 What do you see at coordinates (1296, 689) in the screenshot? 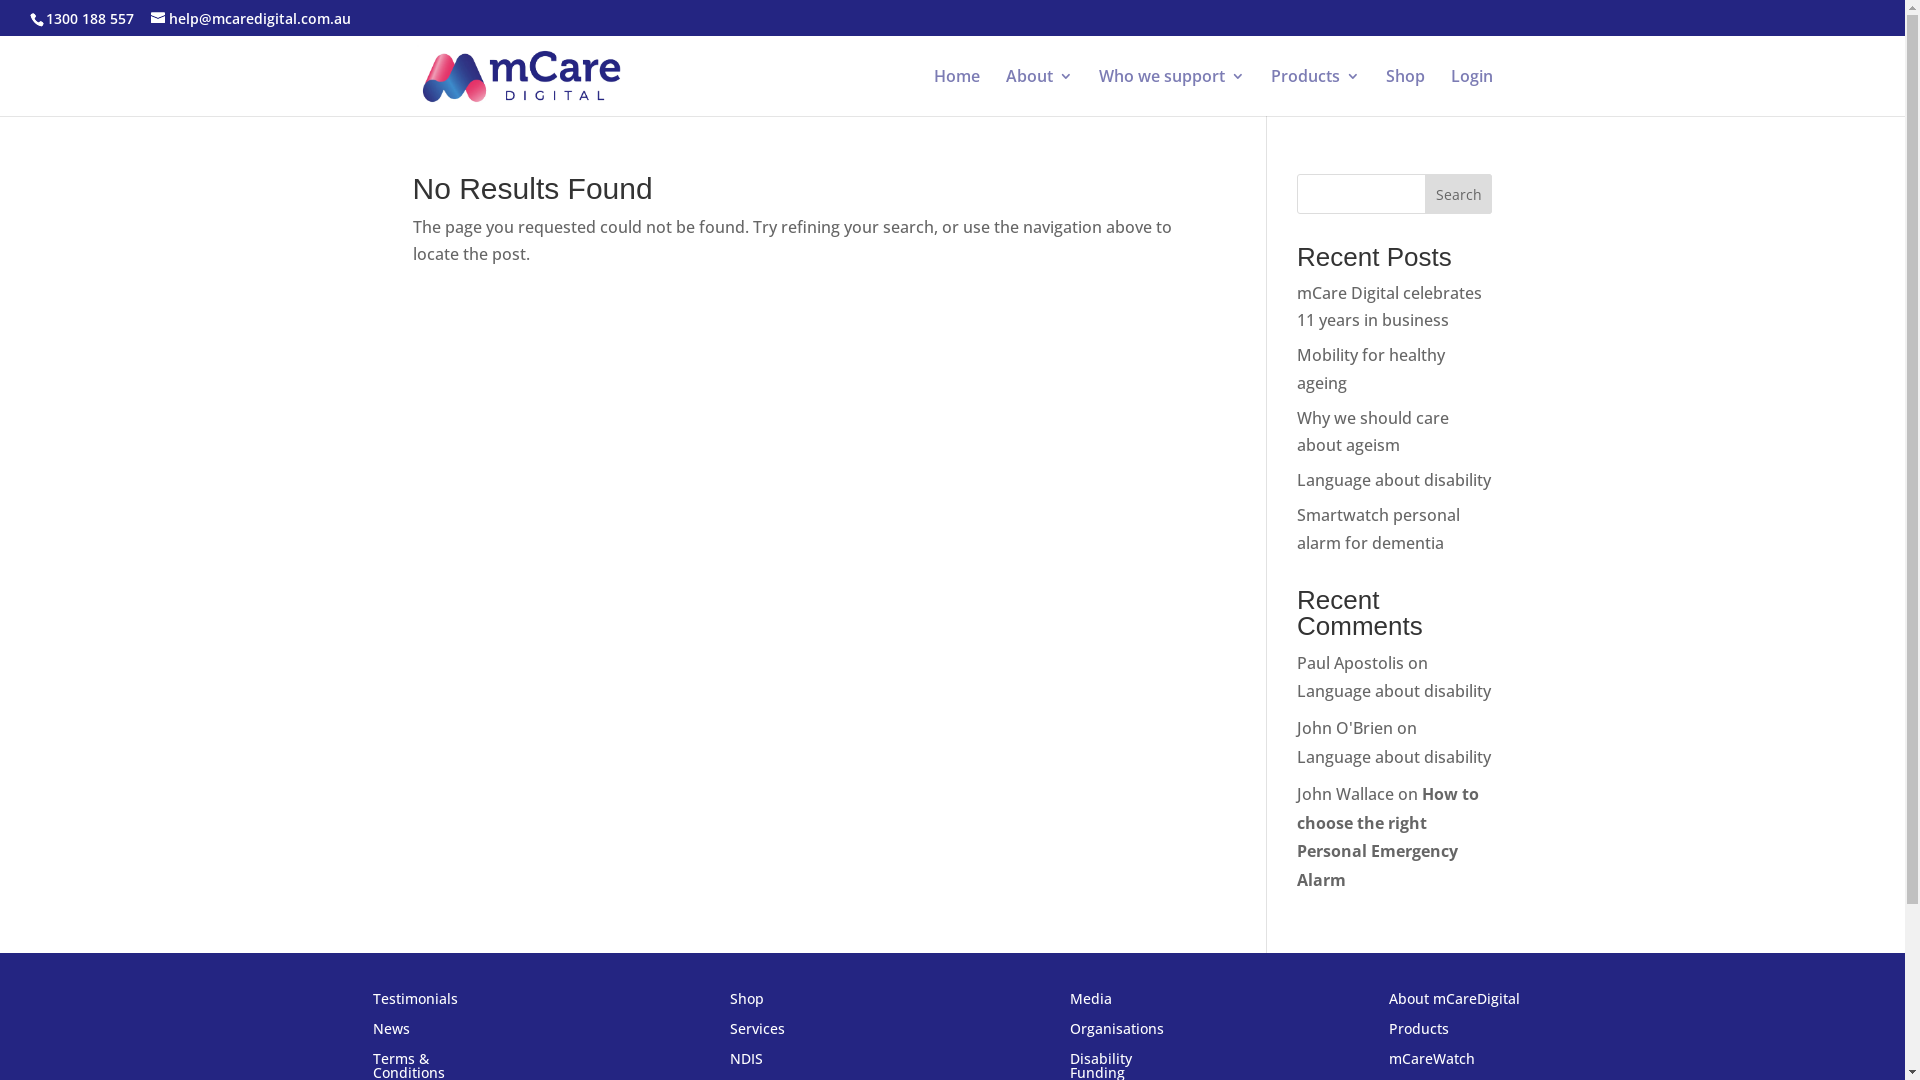
I see `'Language about disability'` at bounding box center [1296, 689].